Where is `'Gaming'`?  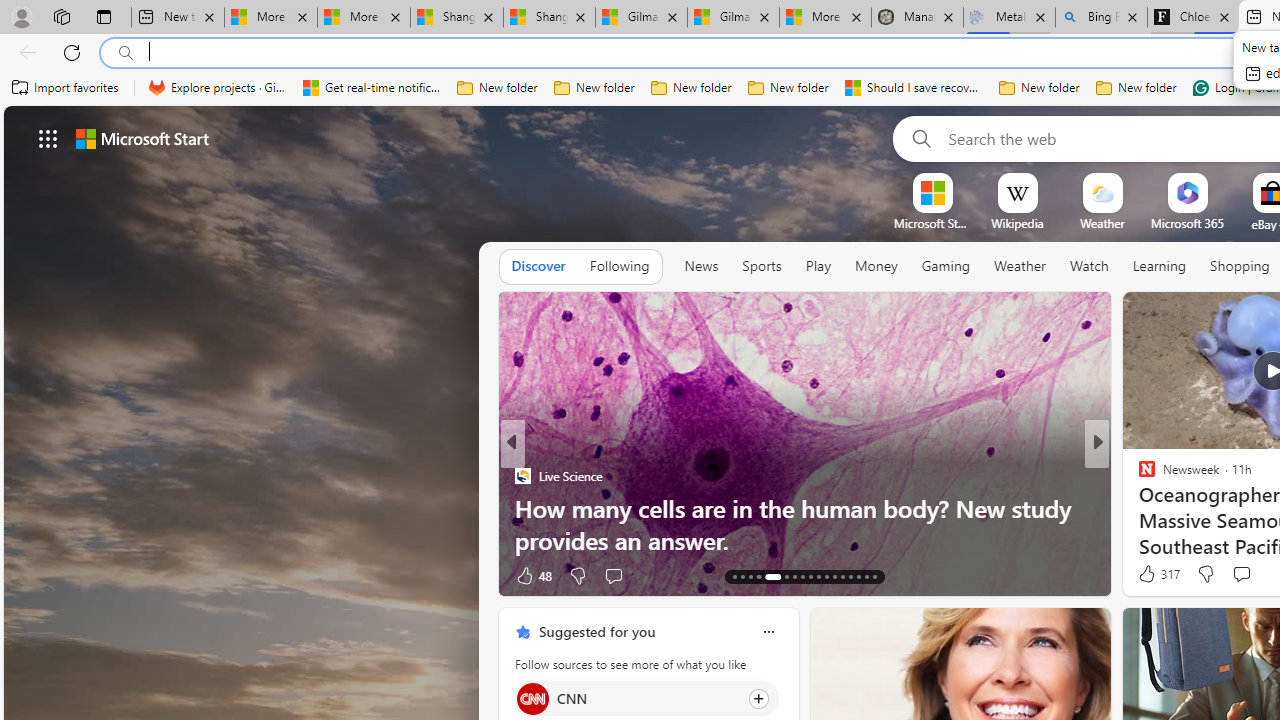
'Gaming' is located at coordinates (944, 266).